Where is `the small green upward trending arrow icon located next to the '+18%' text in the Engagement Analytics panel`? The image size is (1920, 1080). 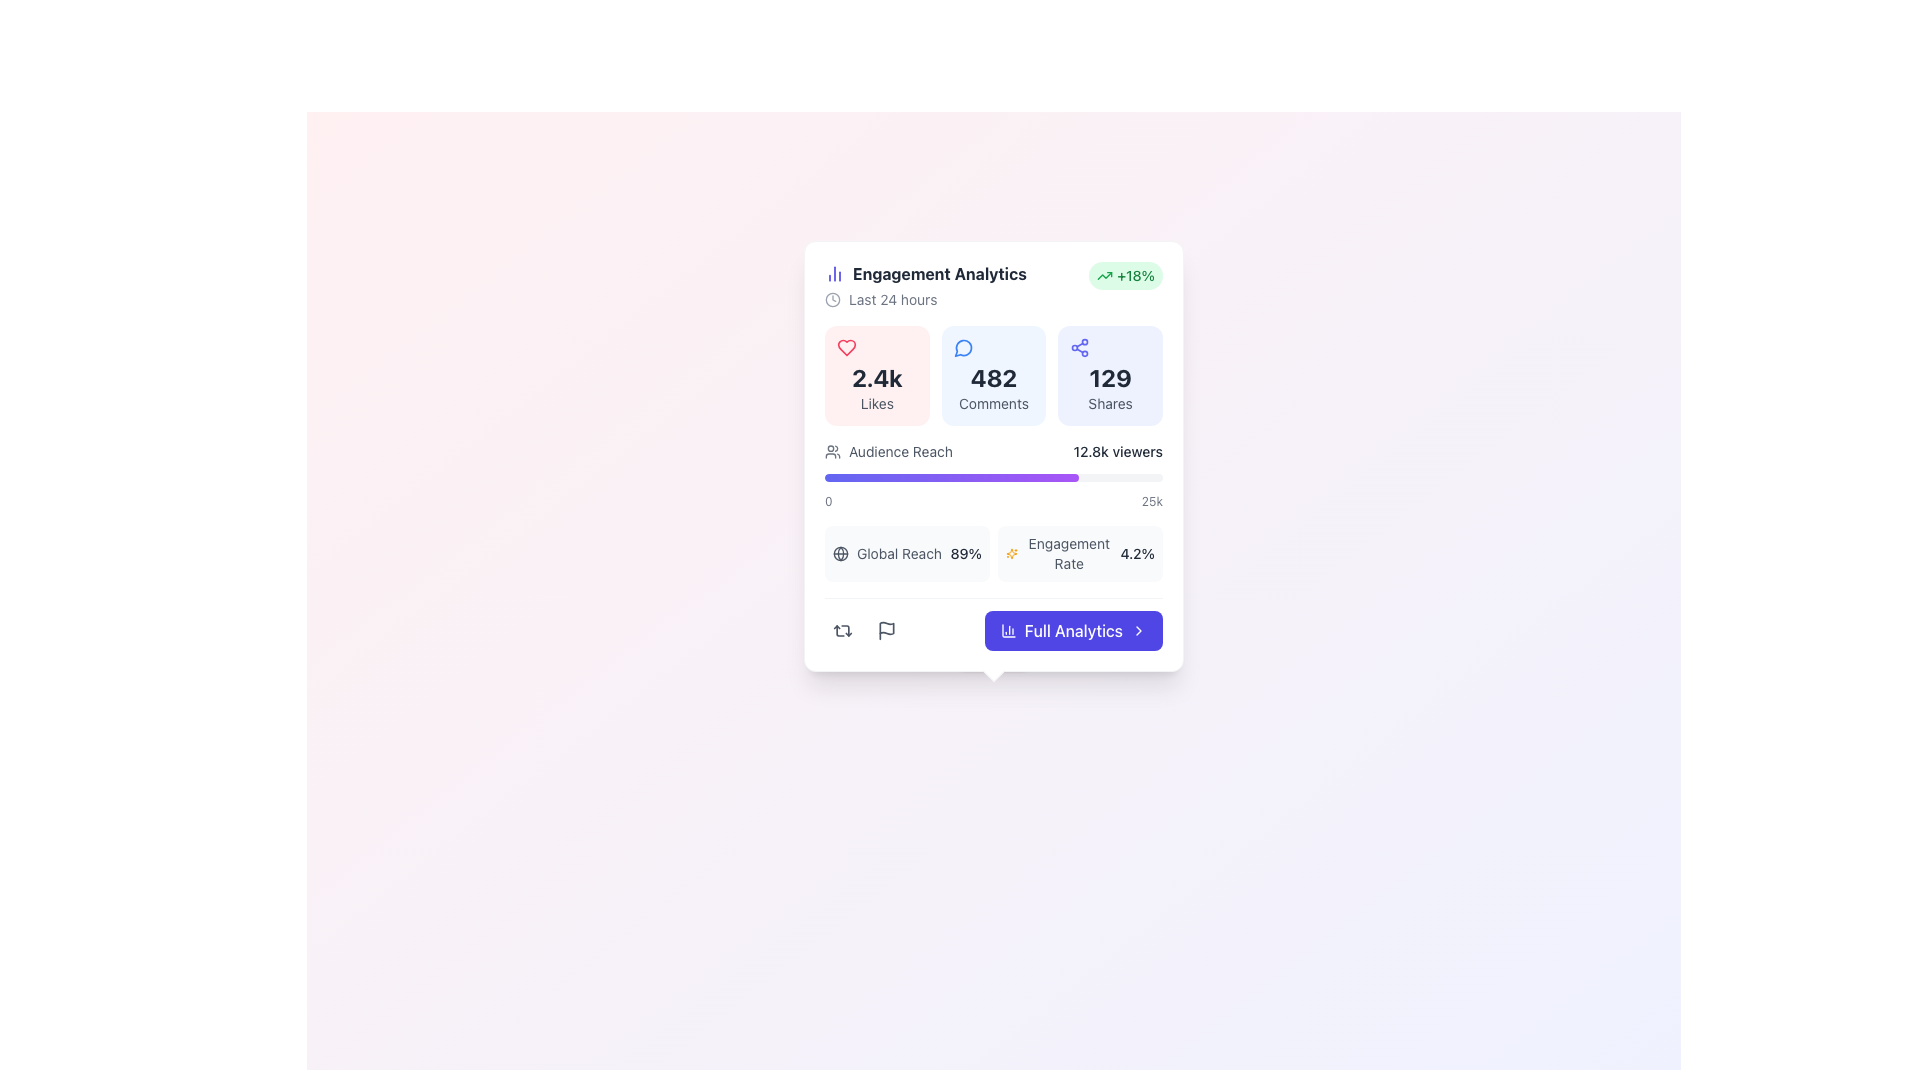 the small green upward trending arrow icon located next to the '+18%' text in the Engagement Analytics panel is located at coordinates (1104, 276).